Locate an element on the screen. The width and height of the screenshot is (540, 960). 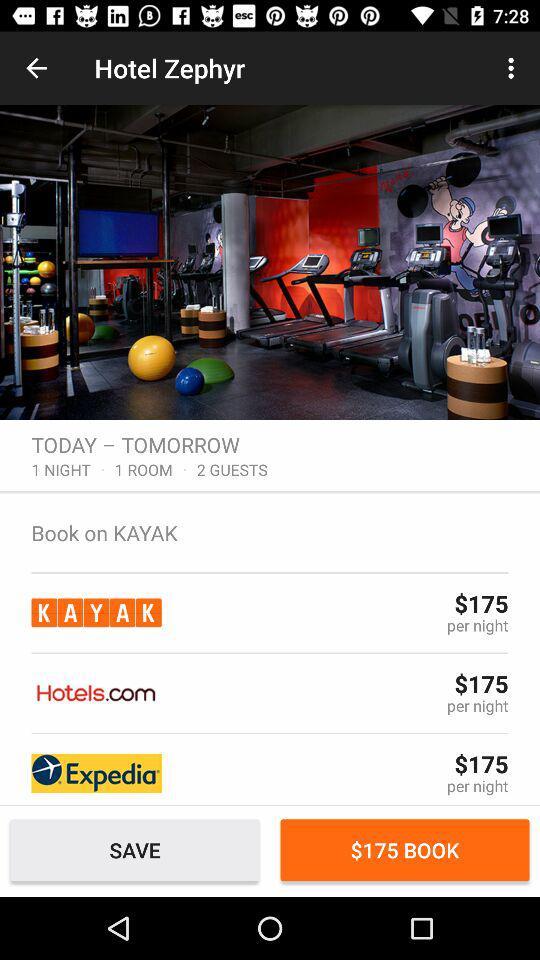
save item is located at coordinates (135, 849).